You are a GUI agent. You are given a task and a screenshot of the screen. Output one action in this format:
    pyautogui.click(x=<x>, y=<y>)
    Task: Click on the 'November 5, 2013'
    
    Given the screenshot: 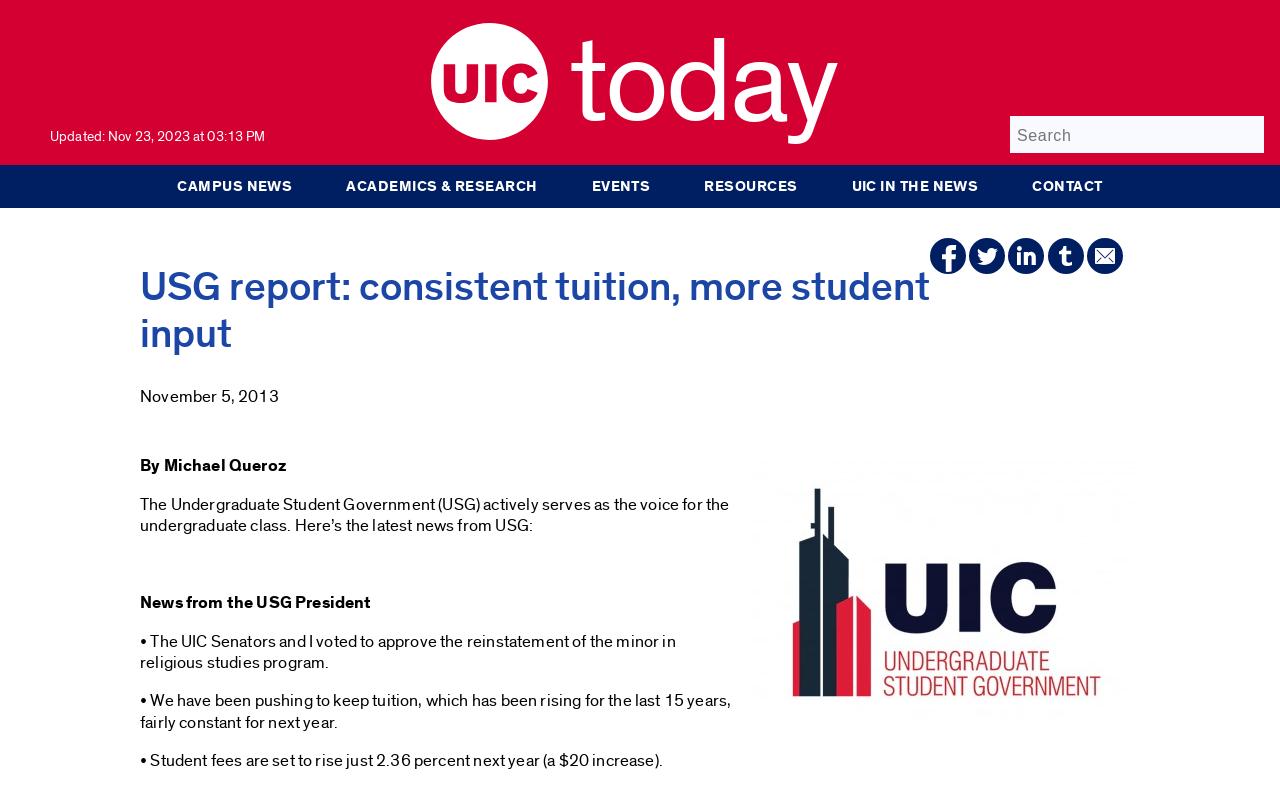 What is the action you would take?
    pyautogui.click(x=209, y=396)
    